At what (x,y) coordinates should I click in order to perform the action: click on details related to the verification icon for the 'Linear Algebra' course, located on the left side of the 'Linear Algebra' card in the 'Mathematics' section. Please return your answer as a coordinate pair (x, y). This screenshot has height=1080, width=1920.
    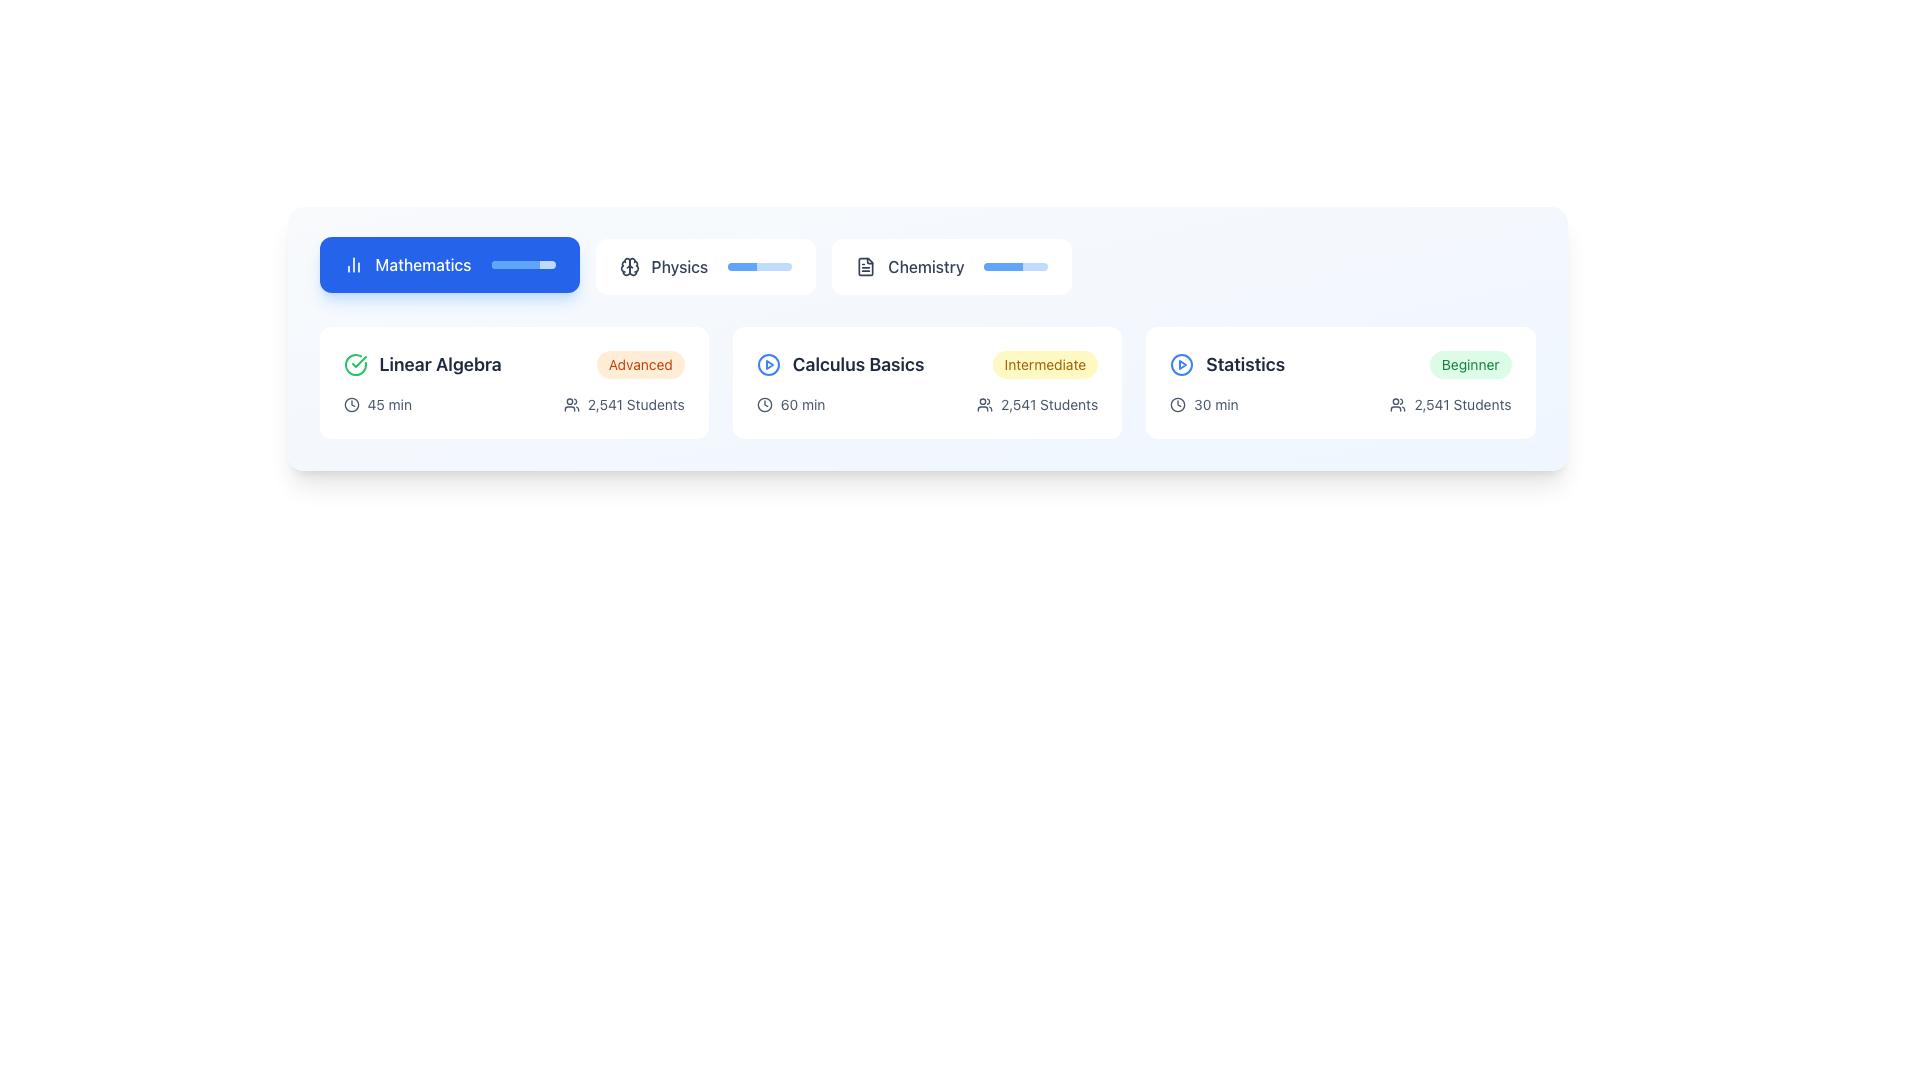
    Looking at the image, I should click on (355, 365).